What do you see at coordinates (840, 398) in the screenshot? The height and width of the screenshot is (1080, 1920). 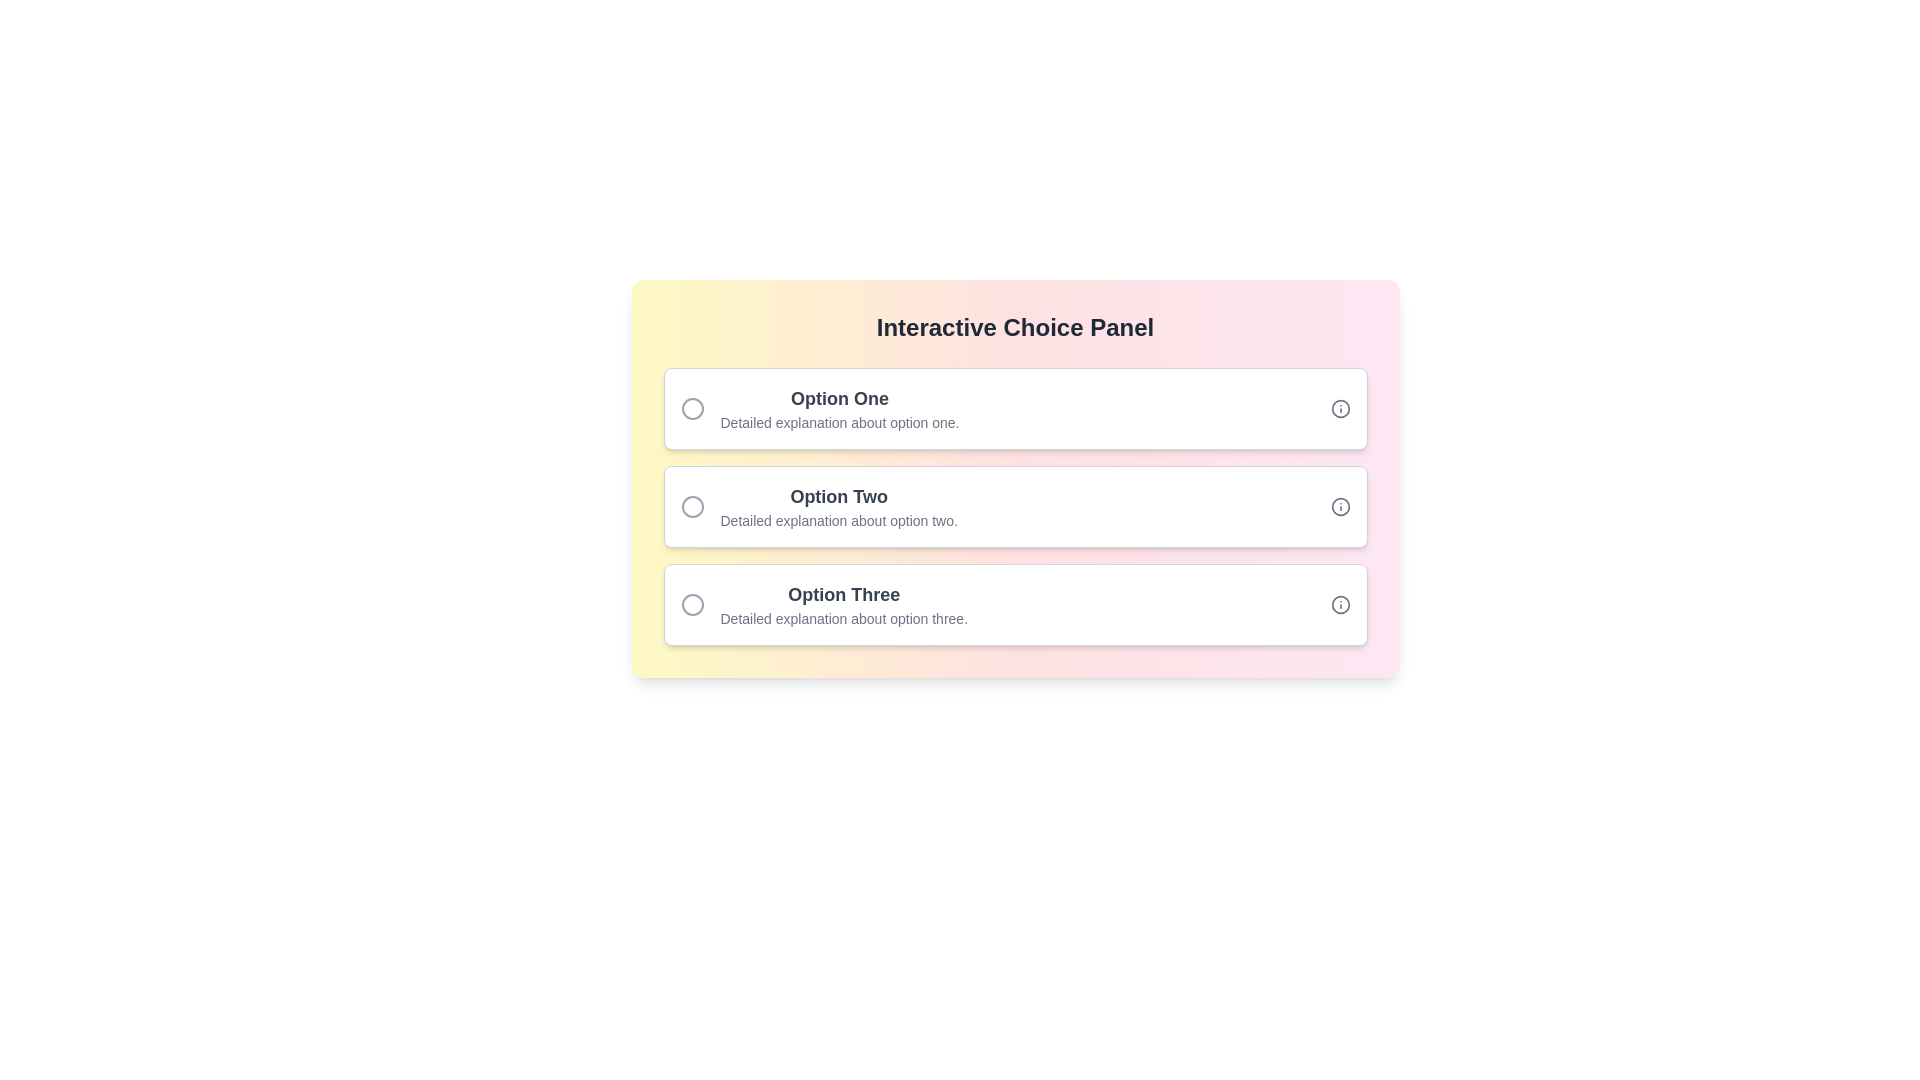 I see `text element displaying 'Option One' in bold font and dark gray color, located at the top of the first card in the options list` at bounding box center [840, 398].